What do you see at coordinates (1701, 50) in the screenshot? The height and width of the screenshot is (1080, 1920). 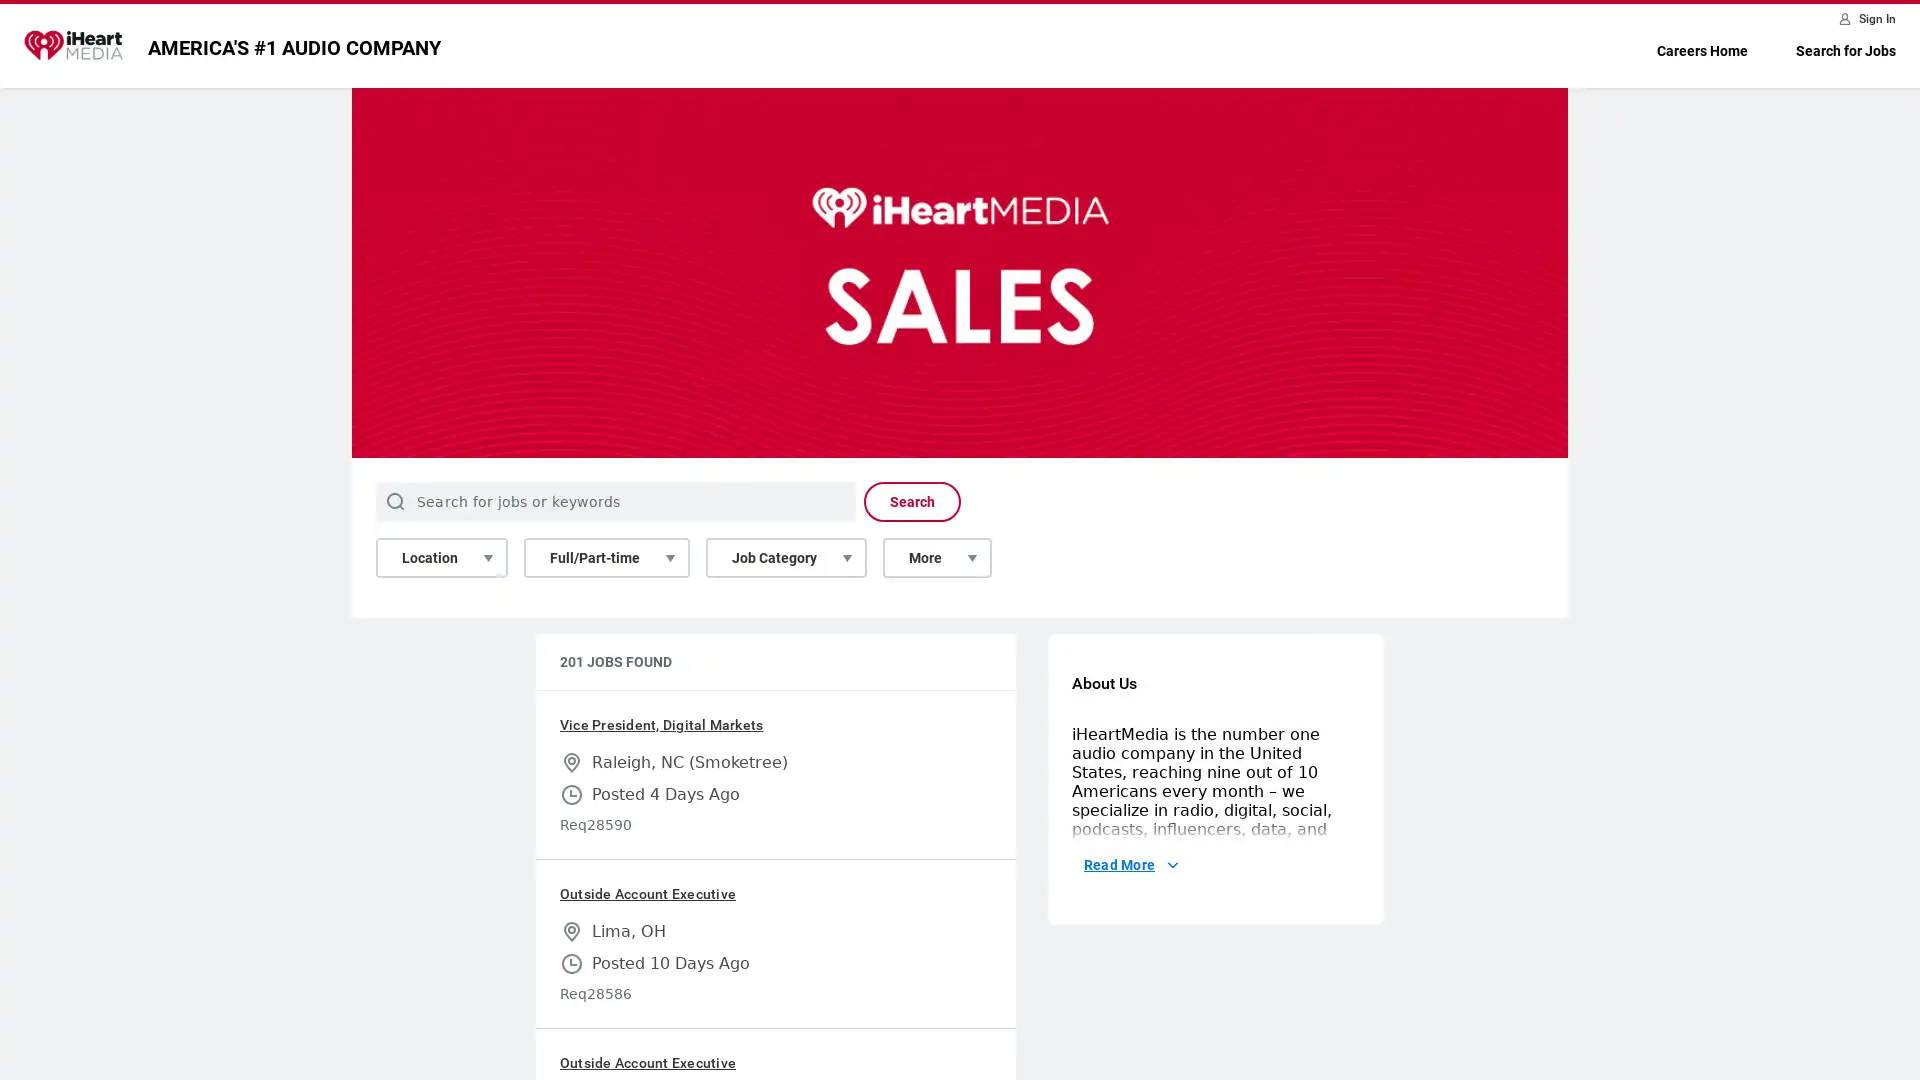 I see `Careers Home` at bounding box center [1701, 50].